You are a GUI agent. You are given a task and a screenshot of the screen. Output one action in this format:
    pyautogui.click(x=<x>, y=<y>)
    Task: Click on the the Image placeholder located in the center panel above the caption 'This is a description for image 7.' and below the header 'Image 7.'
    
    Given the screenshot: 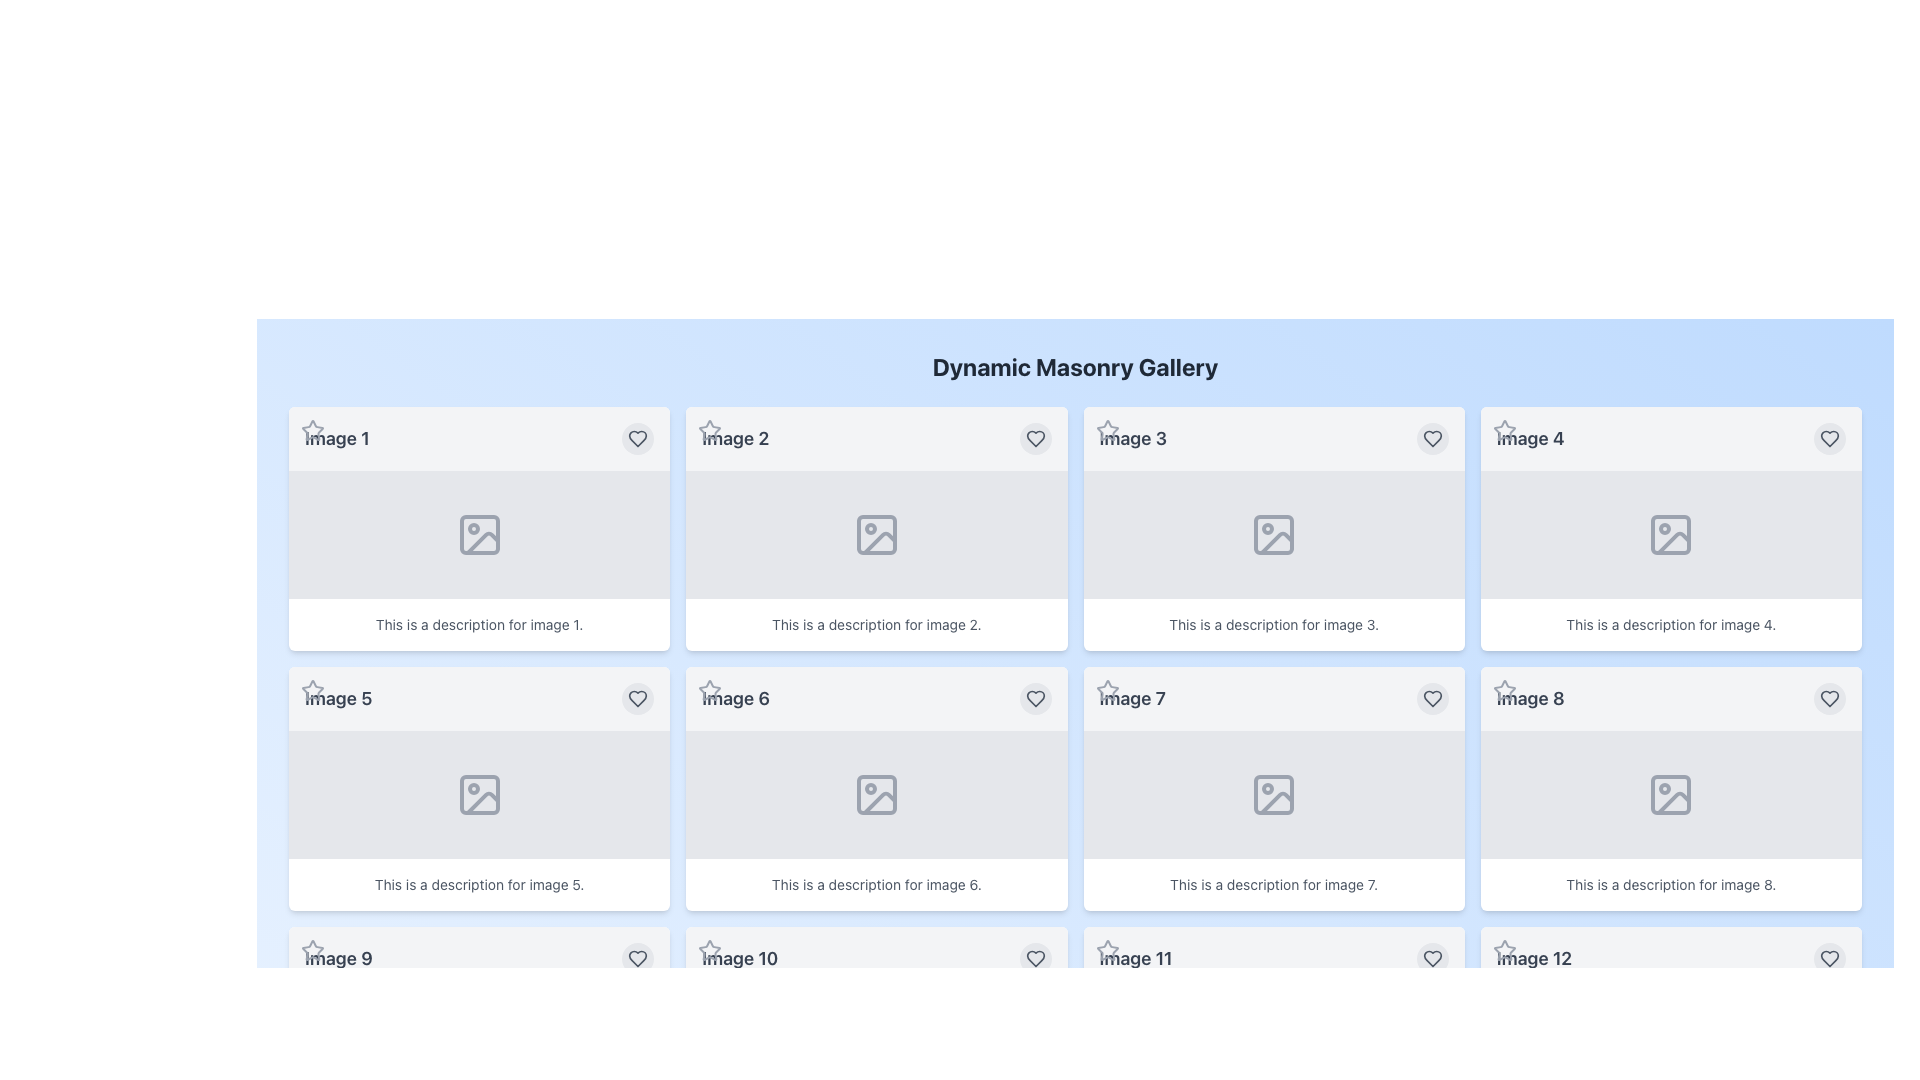 What is the action you would take?
    pyautogui.click(x=1272, y=793)
    